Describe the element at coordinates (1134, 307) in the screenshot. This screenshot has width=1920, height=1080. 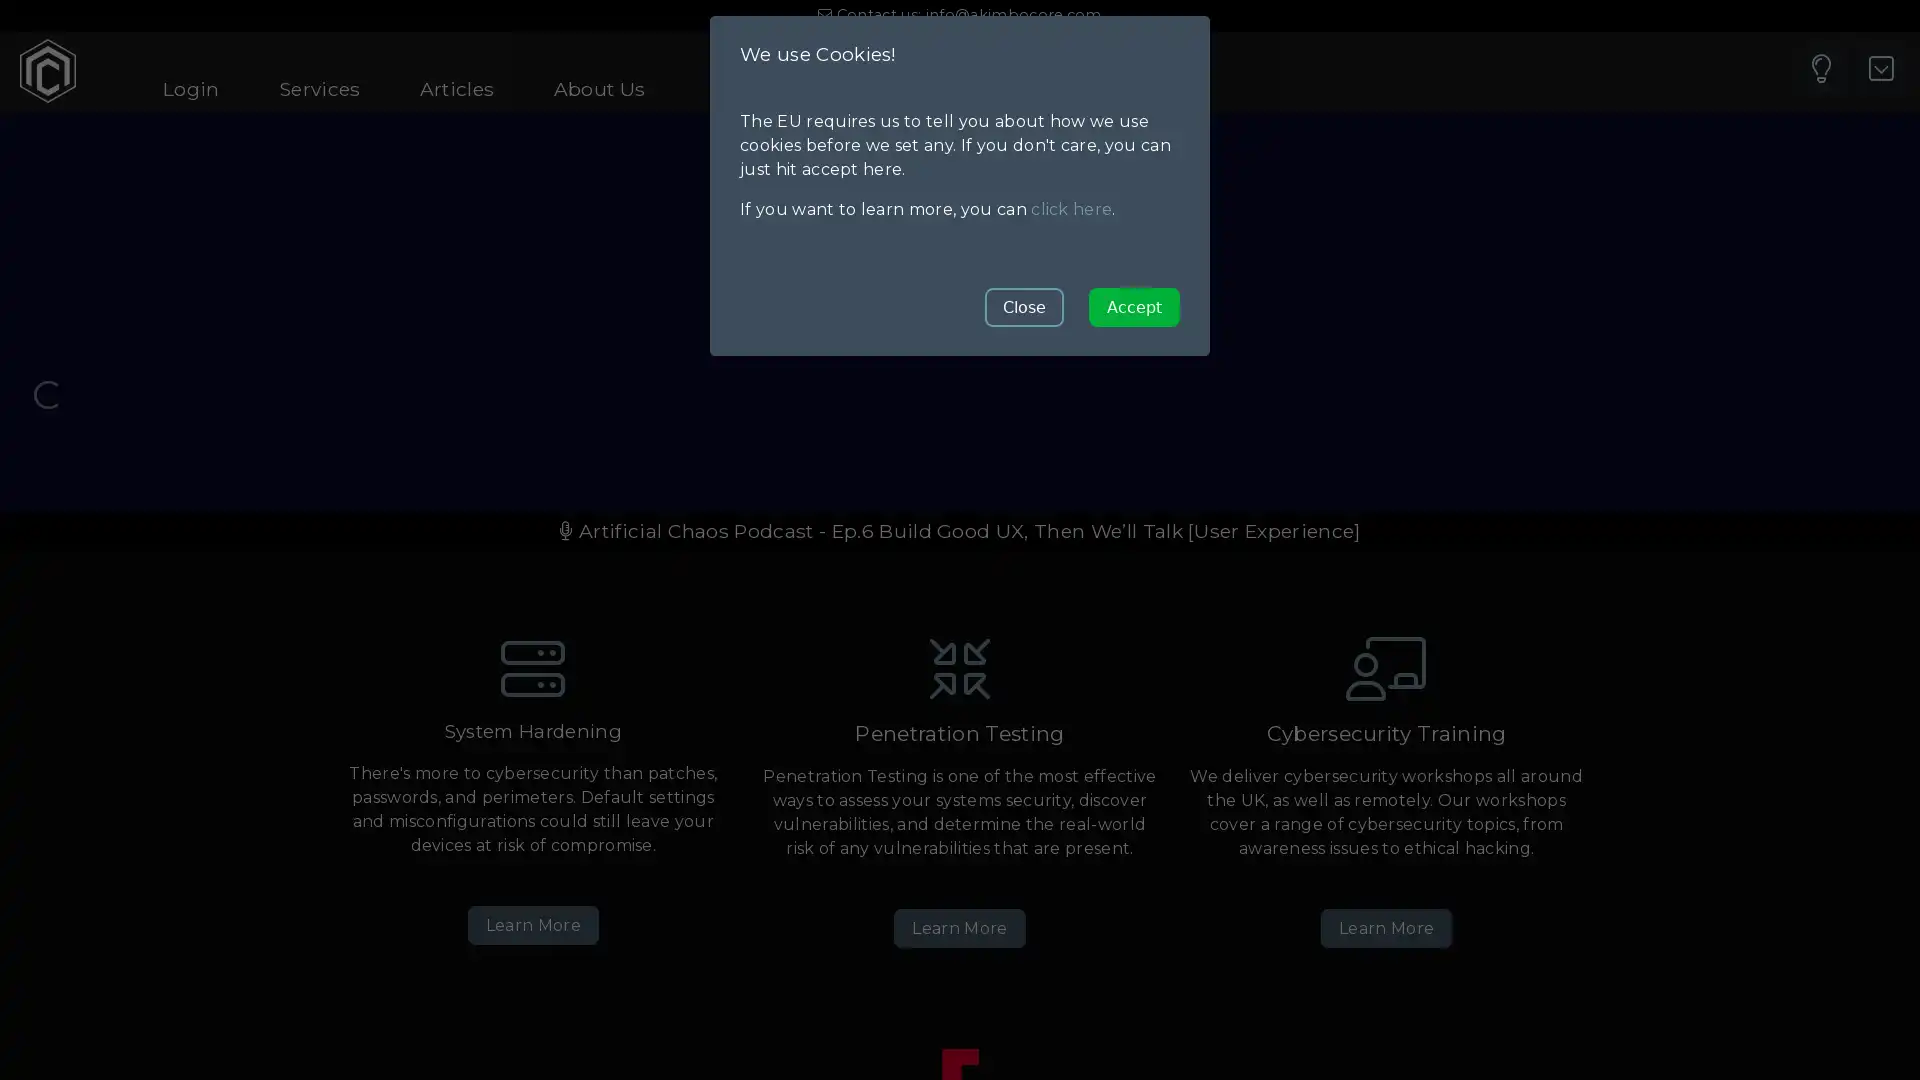
I see `Accept` at that location.